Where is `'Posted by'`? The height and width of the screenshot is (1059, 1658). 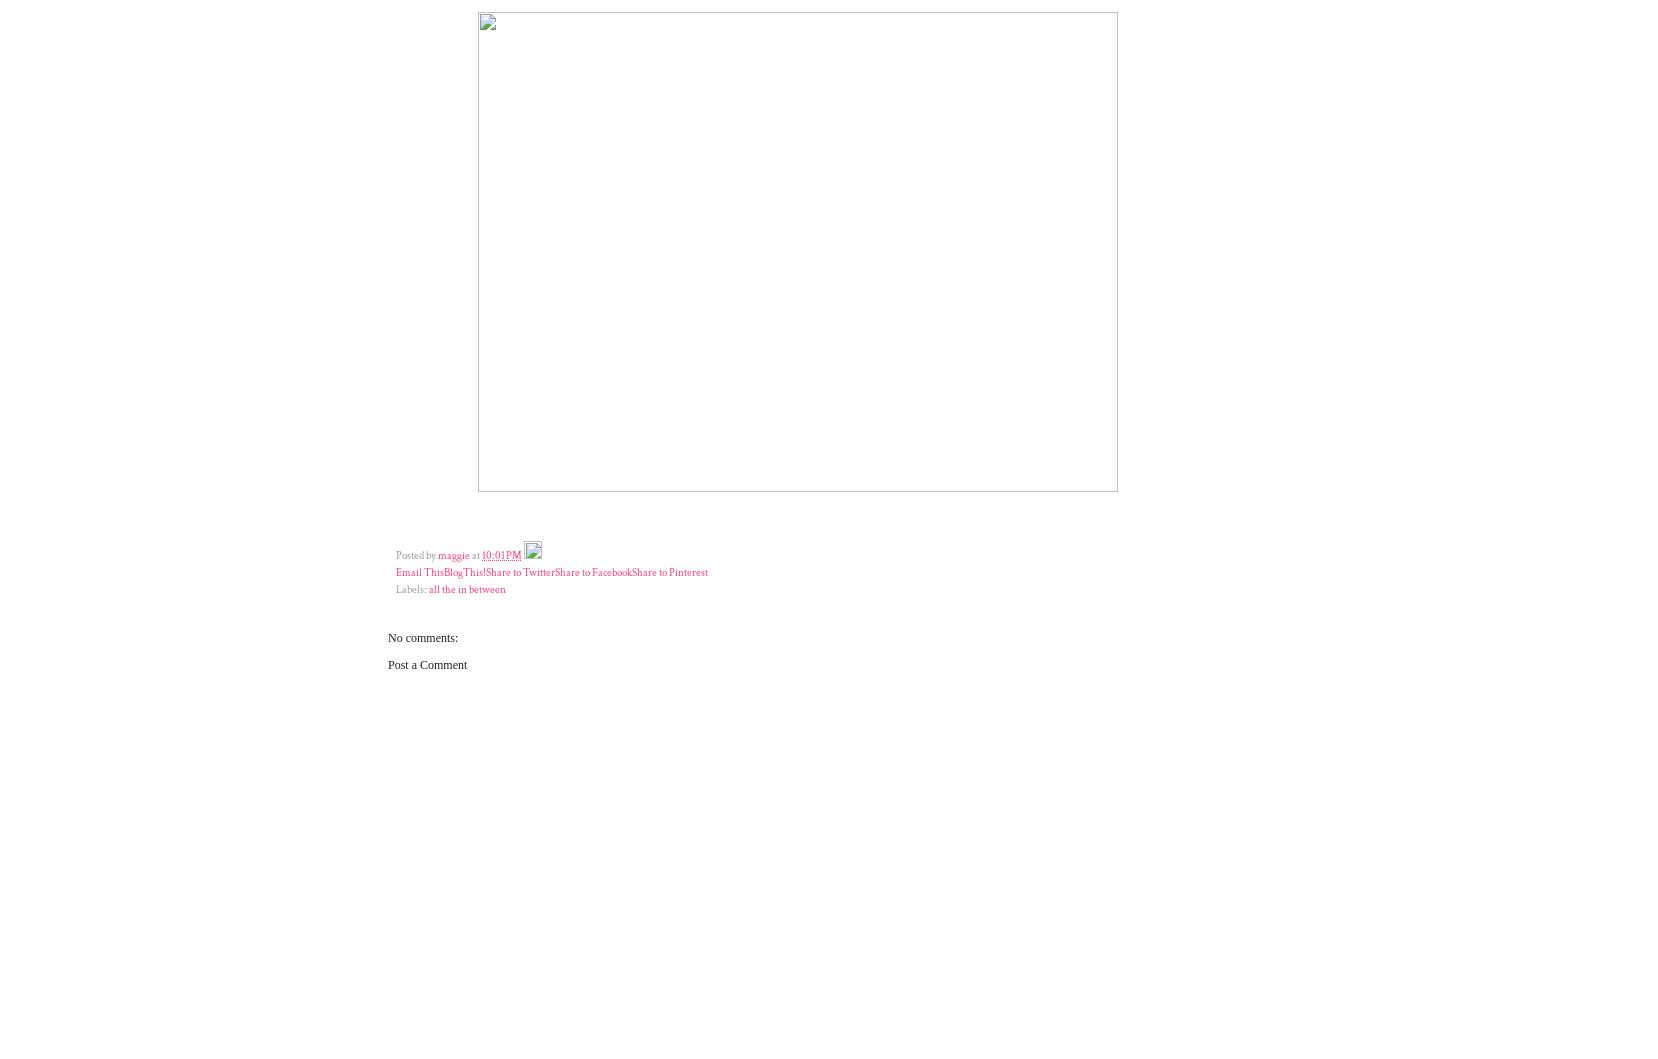 'Posted by' is located at coordinates (416, 554).